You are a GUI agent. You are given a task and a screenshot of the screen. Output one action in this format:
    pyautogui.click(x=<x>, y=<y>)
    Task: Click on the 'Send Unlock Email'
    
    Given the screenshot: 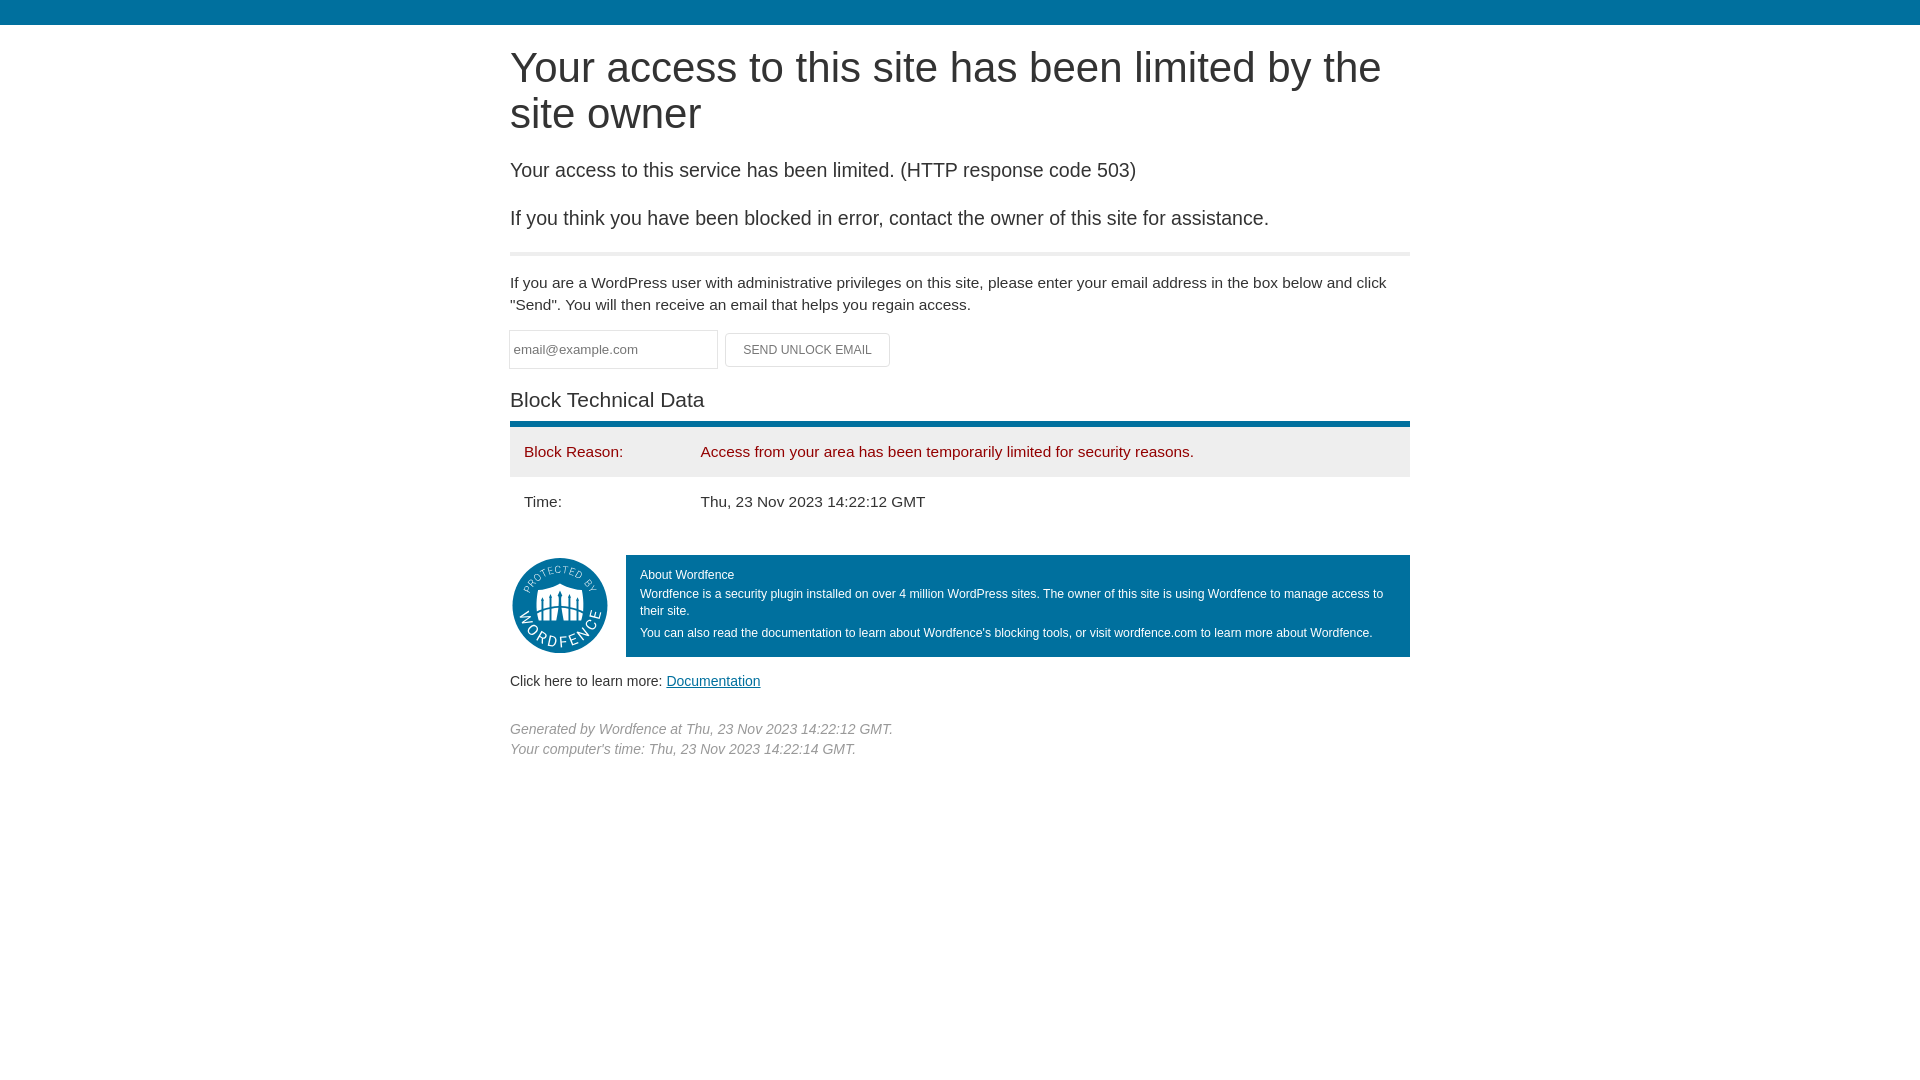 What is the action you would take?
    pyautogui.click(x=807, y=349)
    